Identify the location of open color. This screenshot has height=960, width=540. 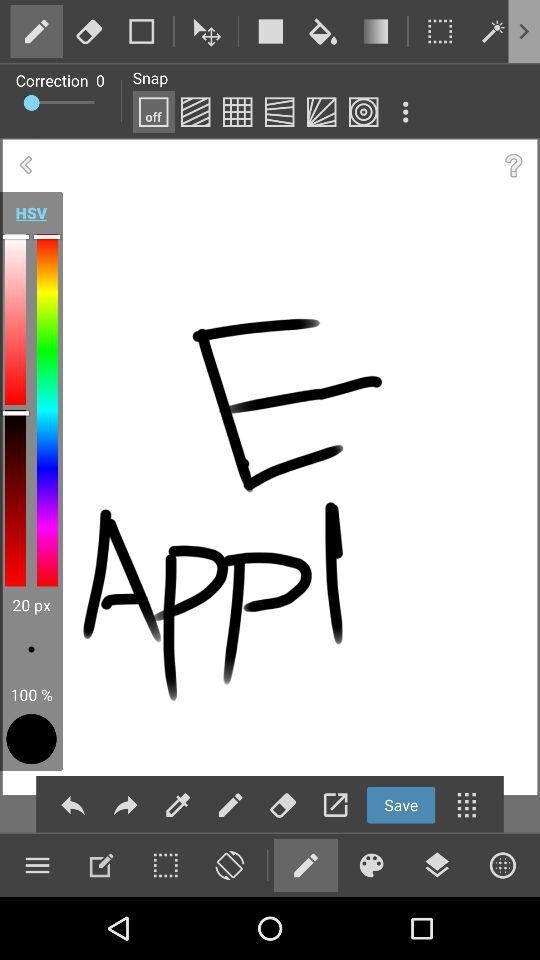
(370, 864).